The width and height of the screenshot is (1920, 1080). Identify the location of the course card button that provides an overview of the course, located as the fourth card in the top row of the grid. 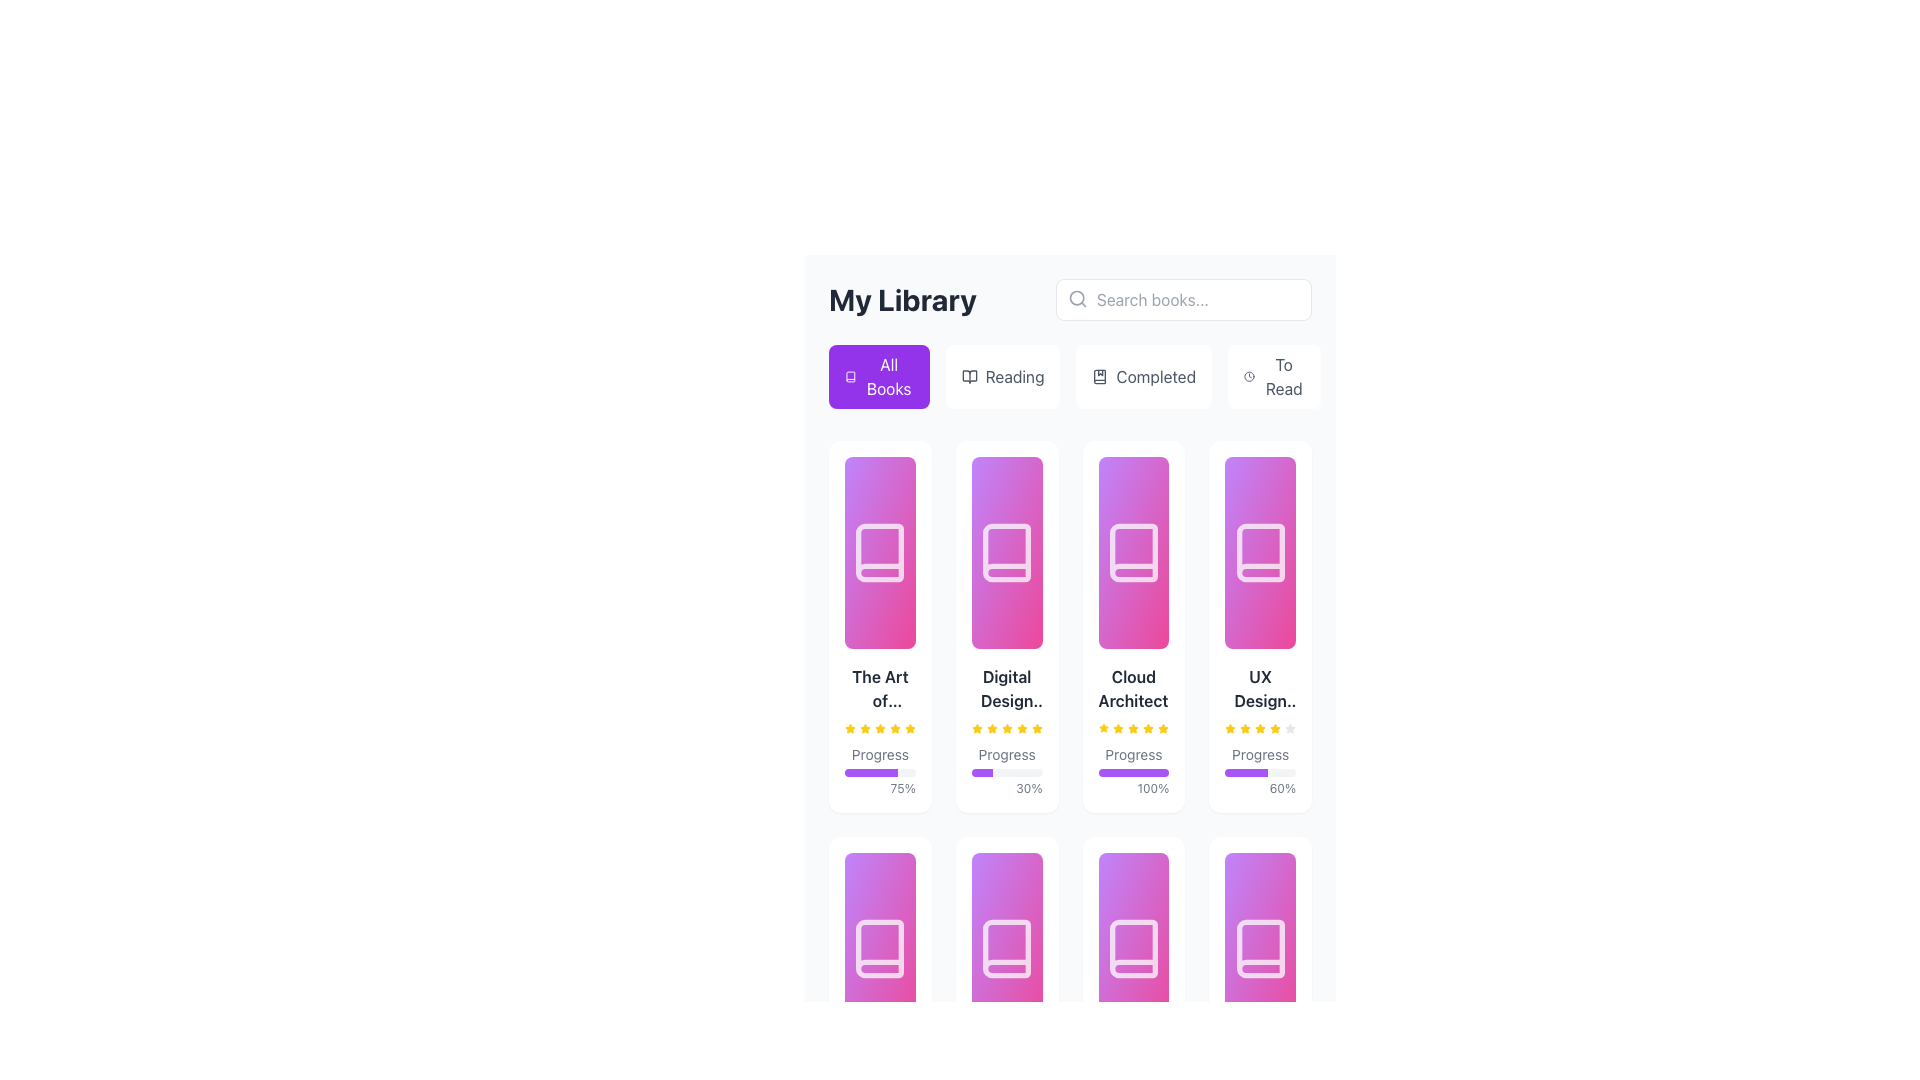
(1259, 626).